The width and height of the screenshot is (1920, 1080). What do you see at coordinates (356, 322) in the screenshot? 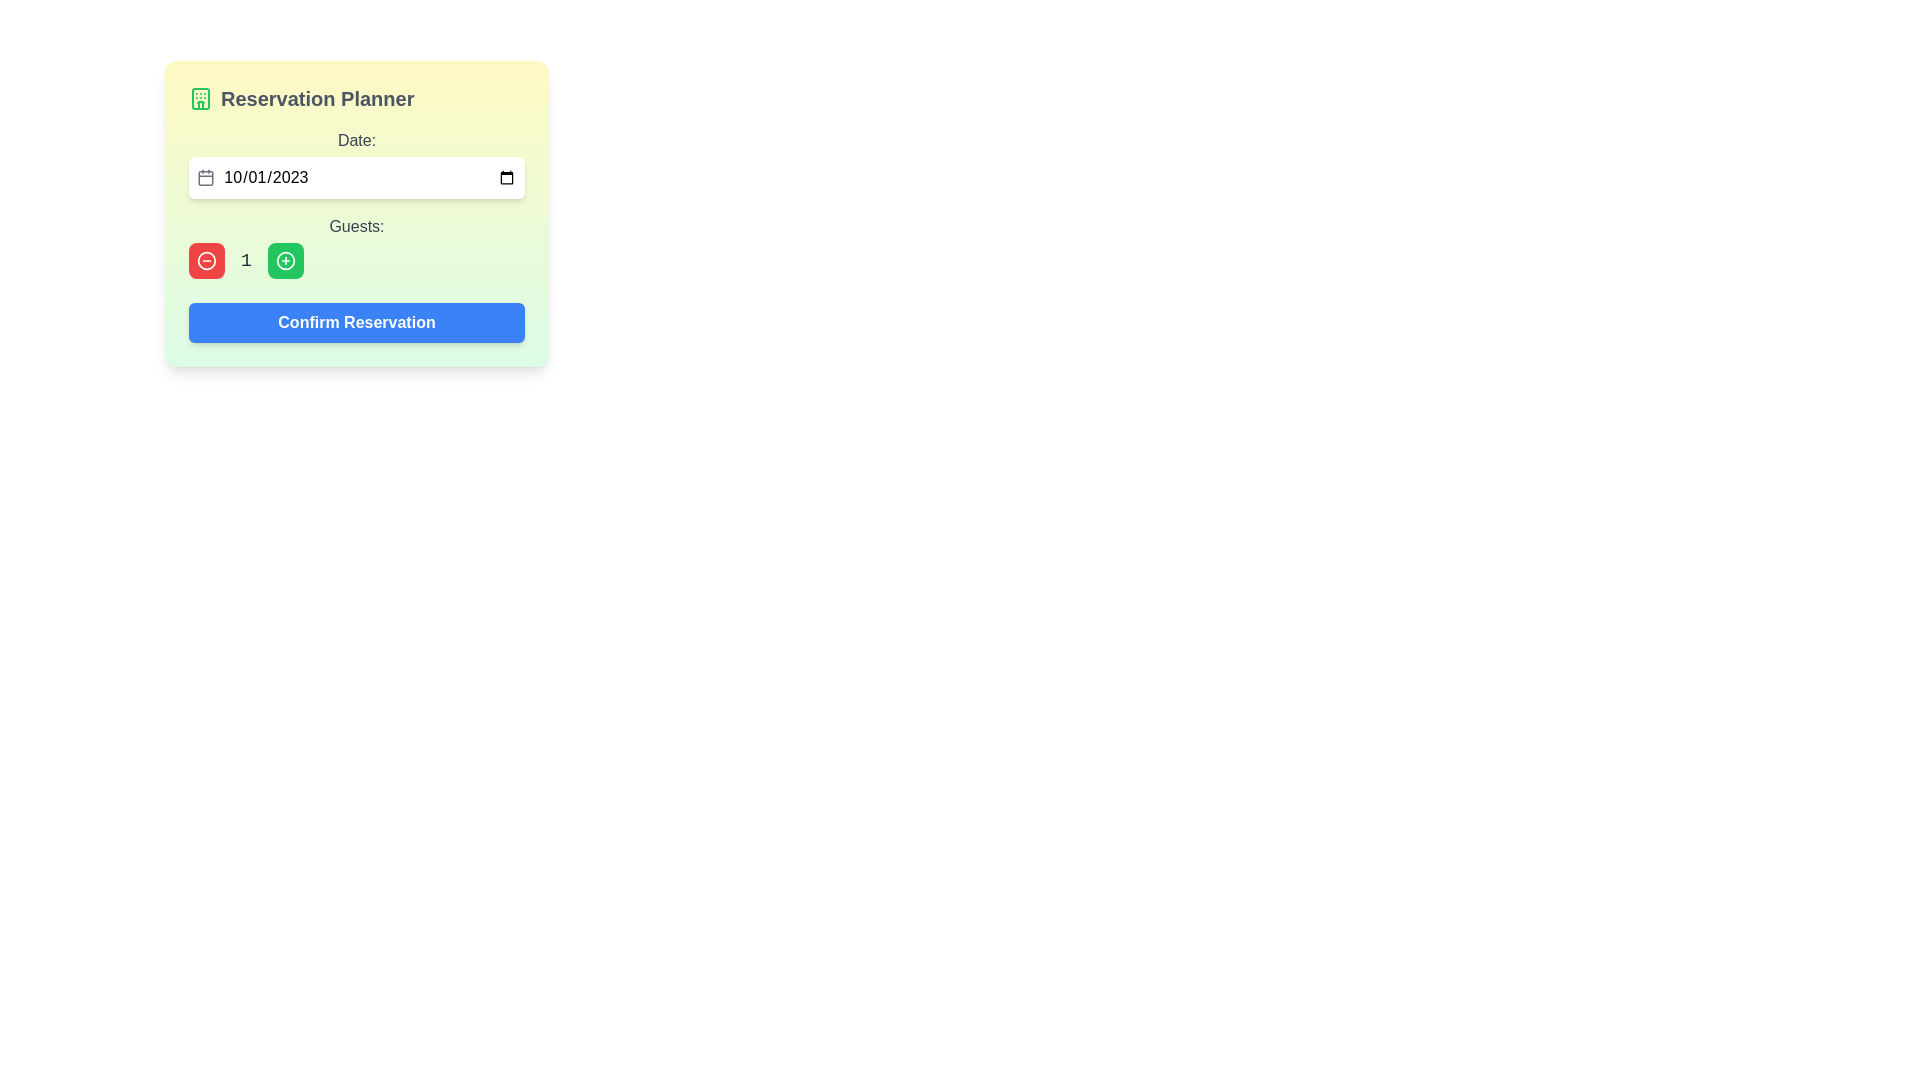
I see `the rectangular blue 'Confirm Reservation' button with rounded corners located at the bottom of the 'Reservation Planner' panel to confirm the reservation` at bounding box center [356, 322].